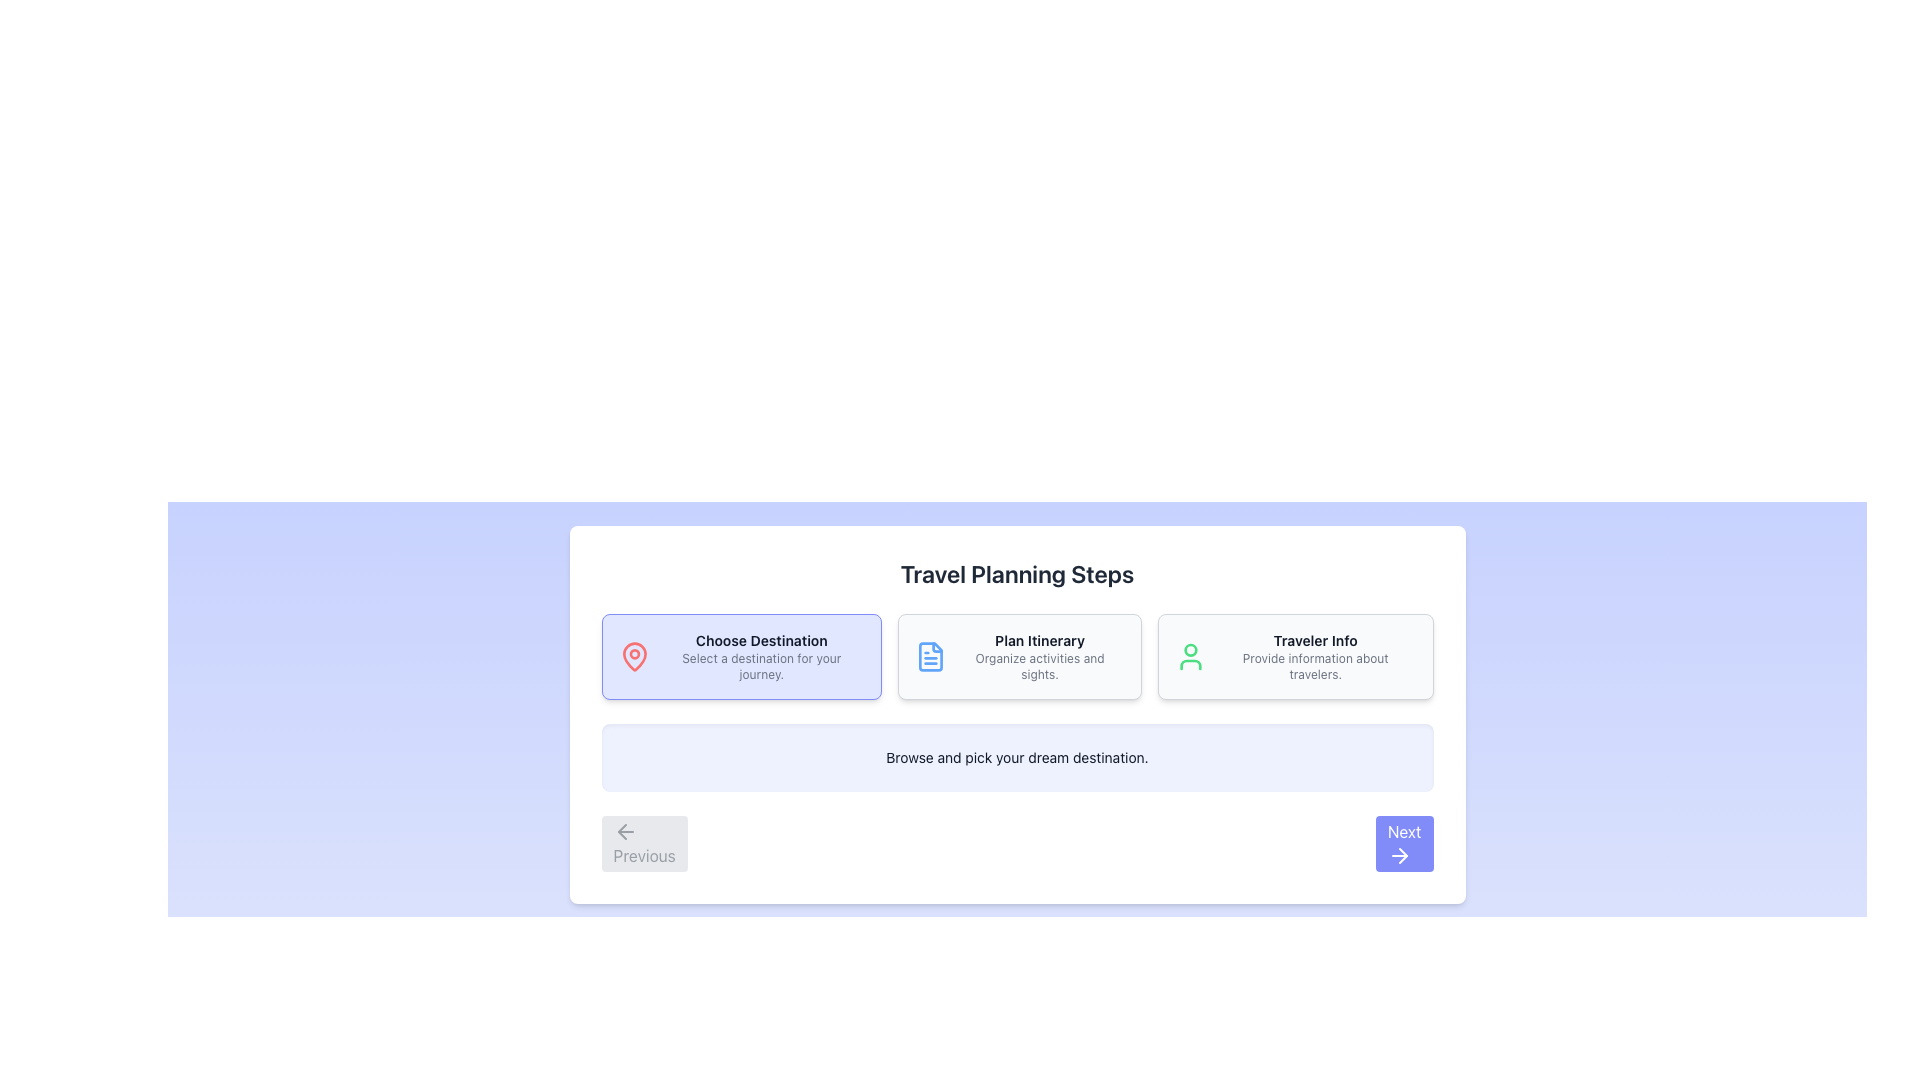 Image resolution: width=1920 pixels, height=1080 pixels. What do you see at coordinates (1402, 855) in the screenshot?
I see `the small right-pointing arrow icon within the 'Next' button at the bottom right corner of the UI panel to zoom in on it` at bounding box center [1402, 855].